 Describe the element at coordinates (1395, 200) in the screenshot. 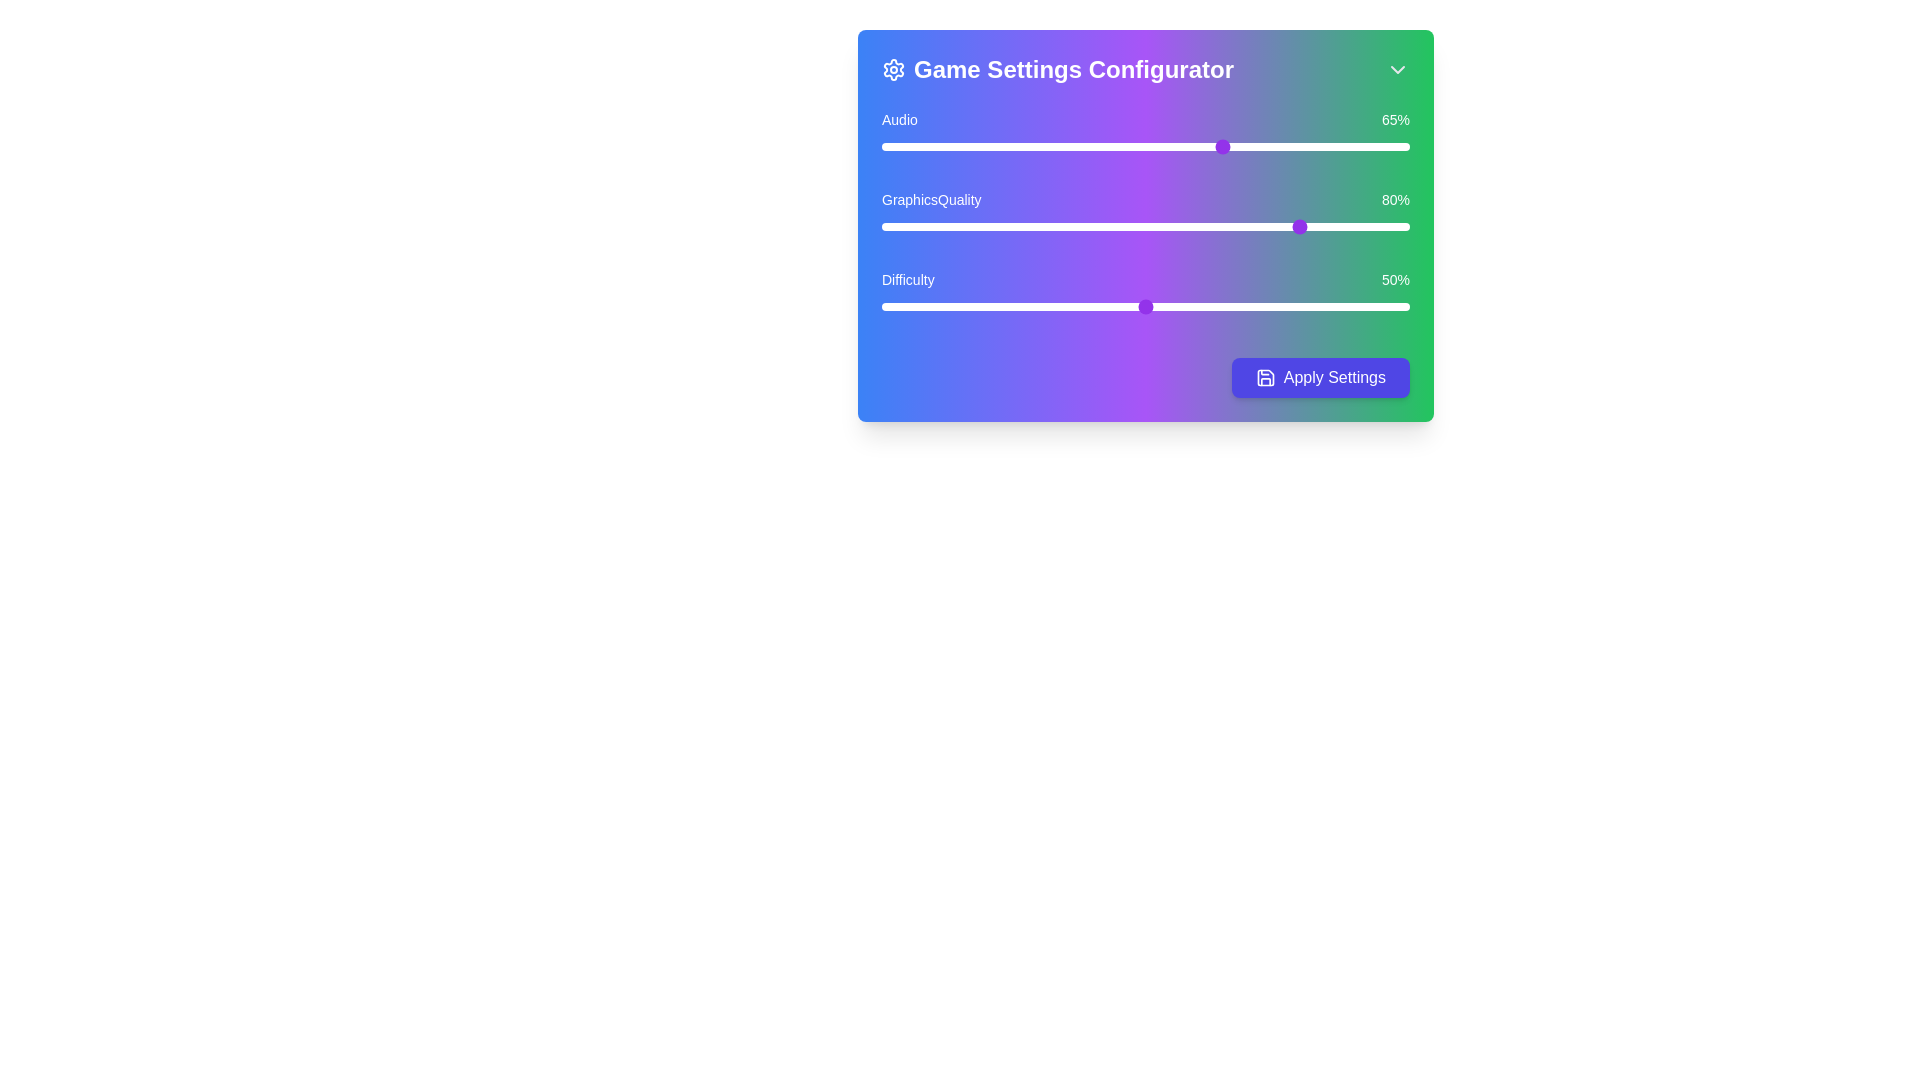

I see `the Text Label that displays the current graphics quality level percentage, located in the 'GraphicsQuality' row, to the right of the text 'GraphicsQuality'` at that location.